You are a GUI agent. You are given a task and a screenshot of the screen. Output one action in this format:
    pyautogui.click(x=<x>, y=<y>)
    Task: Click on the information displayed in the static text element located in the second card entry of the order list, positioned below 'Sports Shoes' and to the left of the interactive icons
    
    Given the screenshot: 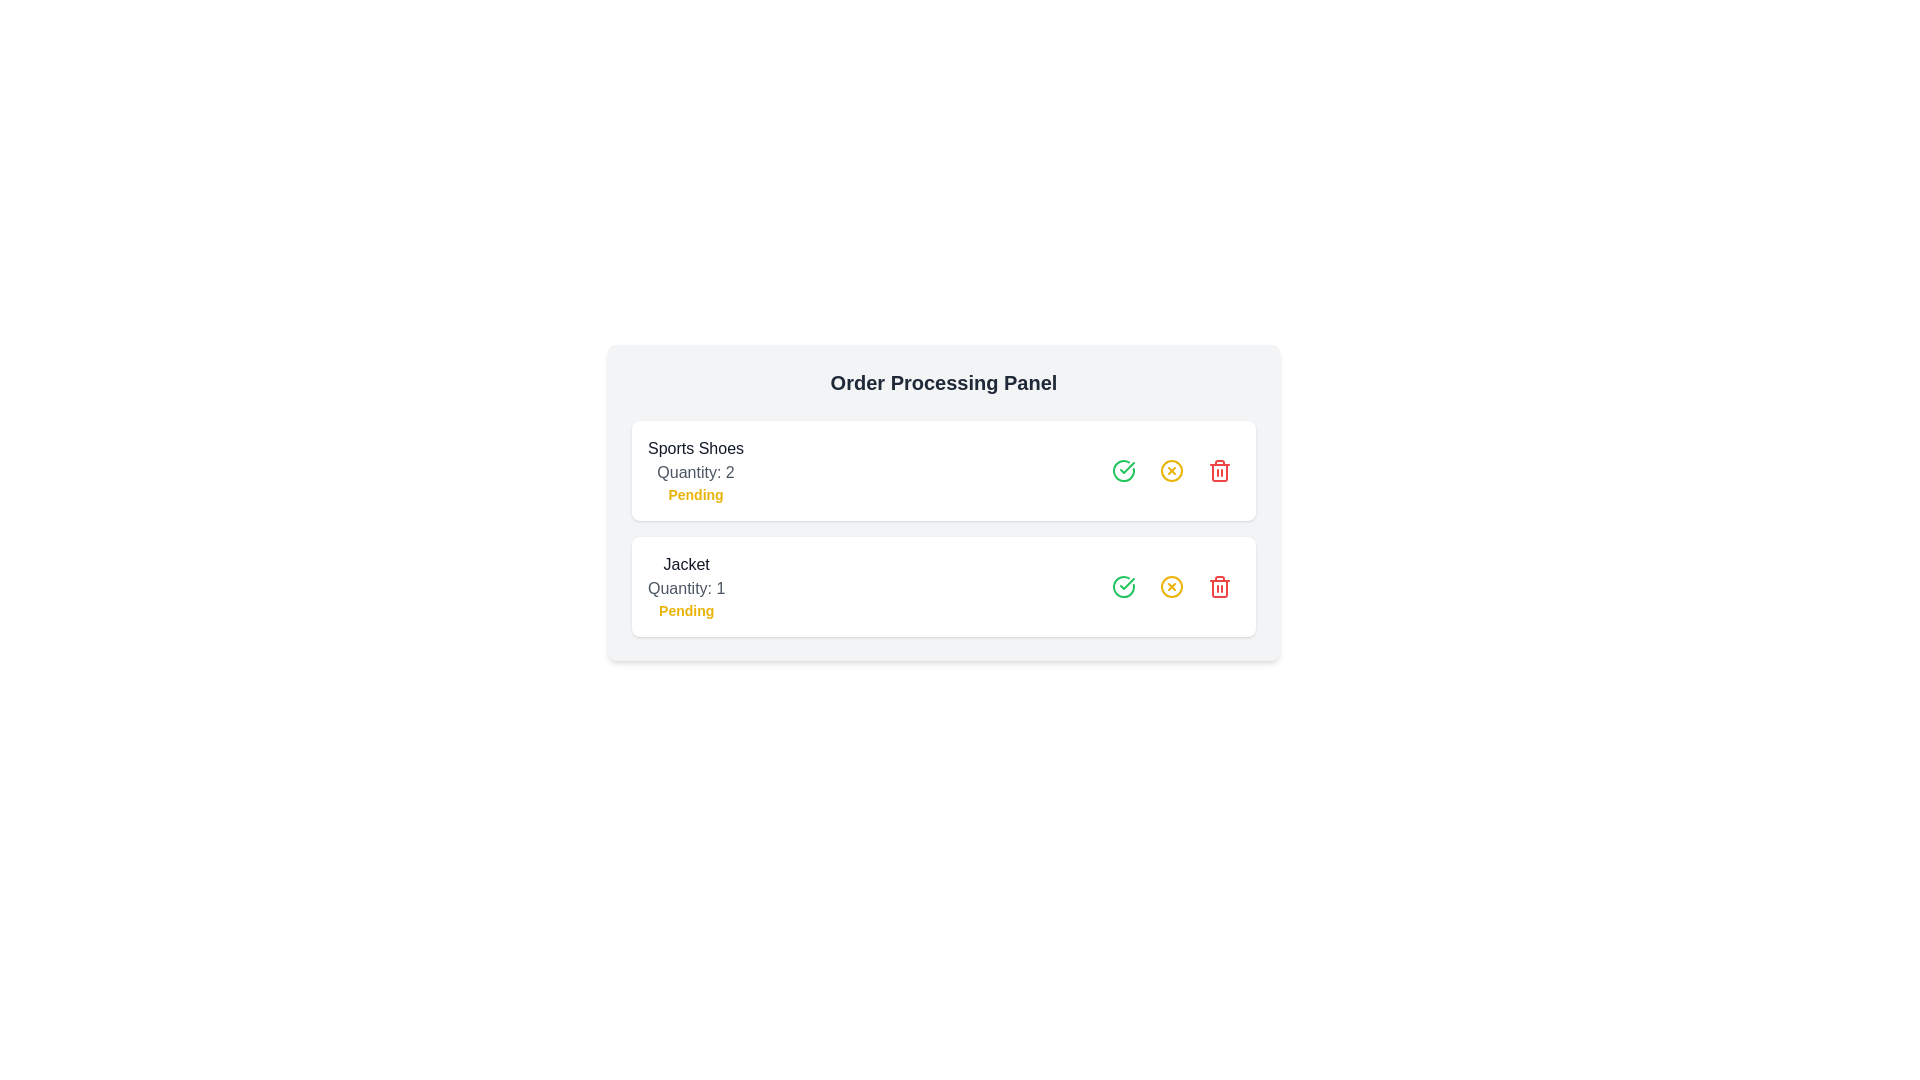 What is the action you would take?
    pyautogui.click(x=686, y=585)
    